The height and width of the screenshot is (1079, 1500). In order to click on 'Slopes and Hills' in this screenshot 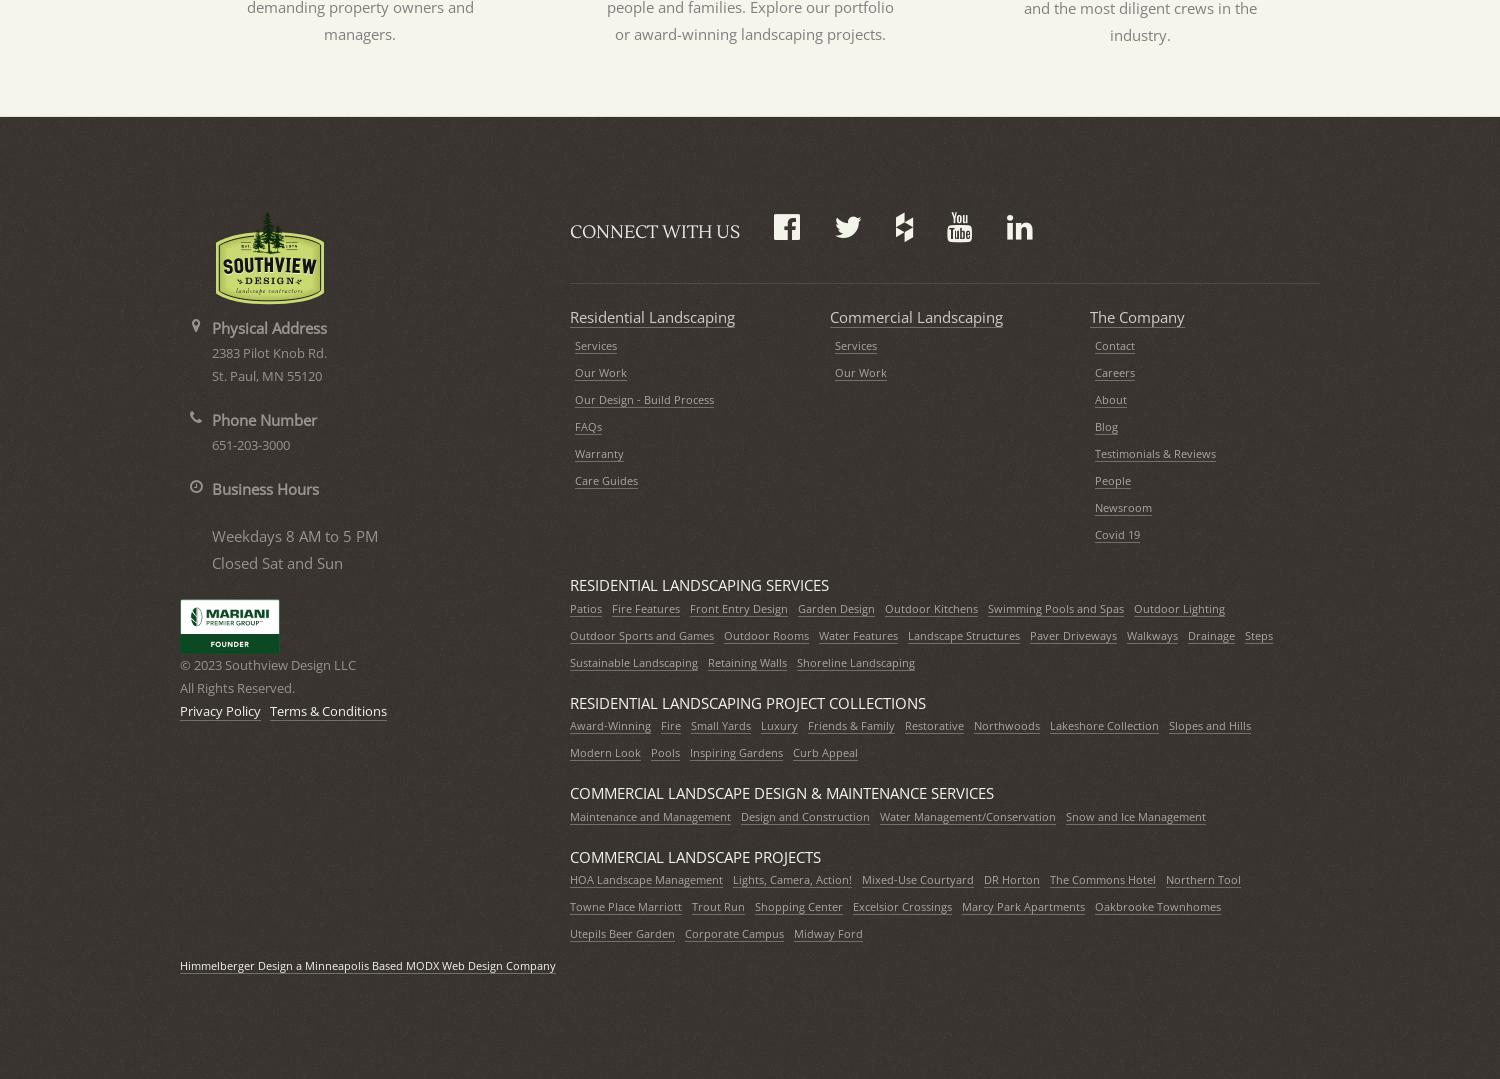, I will do `click(1209, 724)`.